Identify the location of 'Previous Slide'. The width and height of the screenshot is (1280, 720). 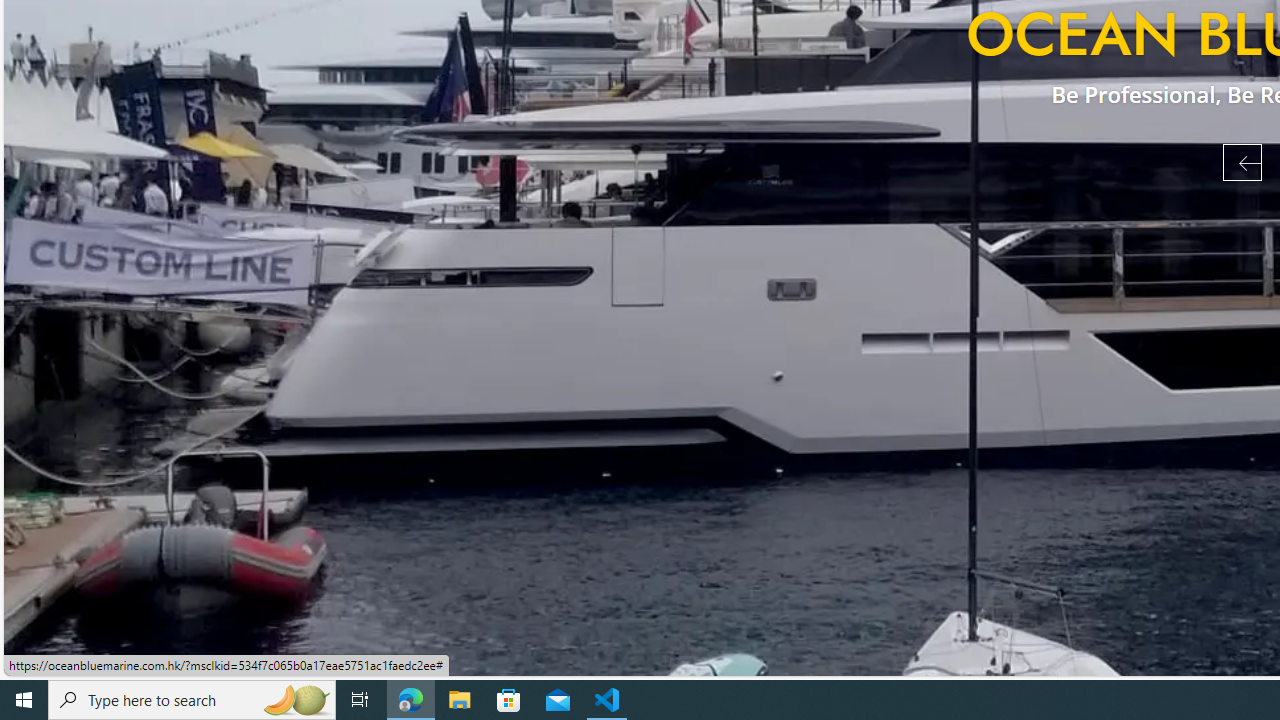
(1241, 161).